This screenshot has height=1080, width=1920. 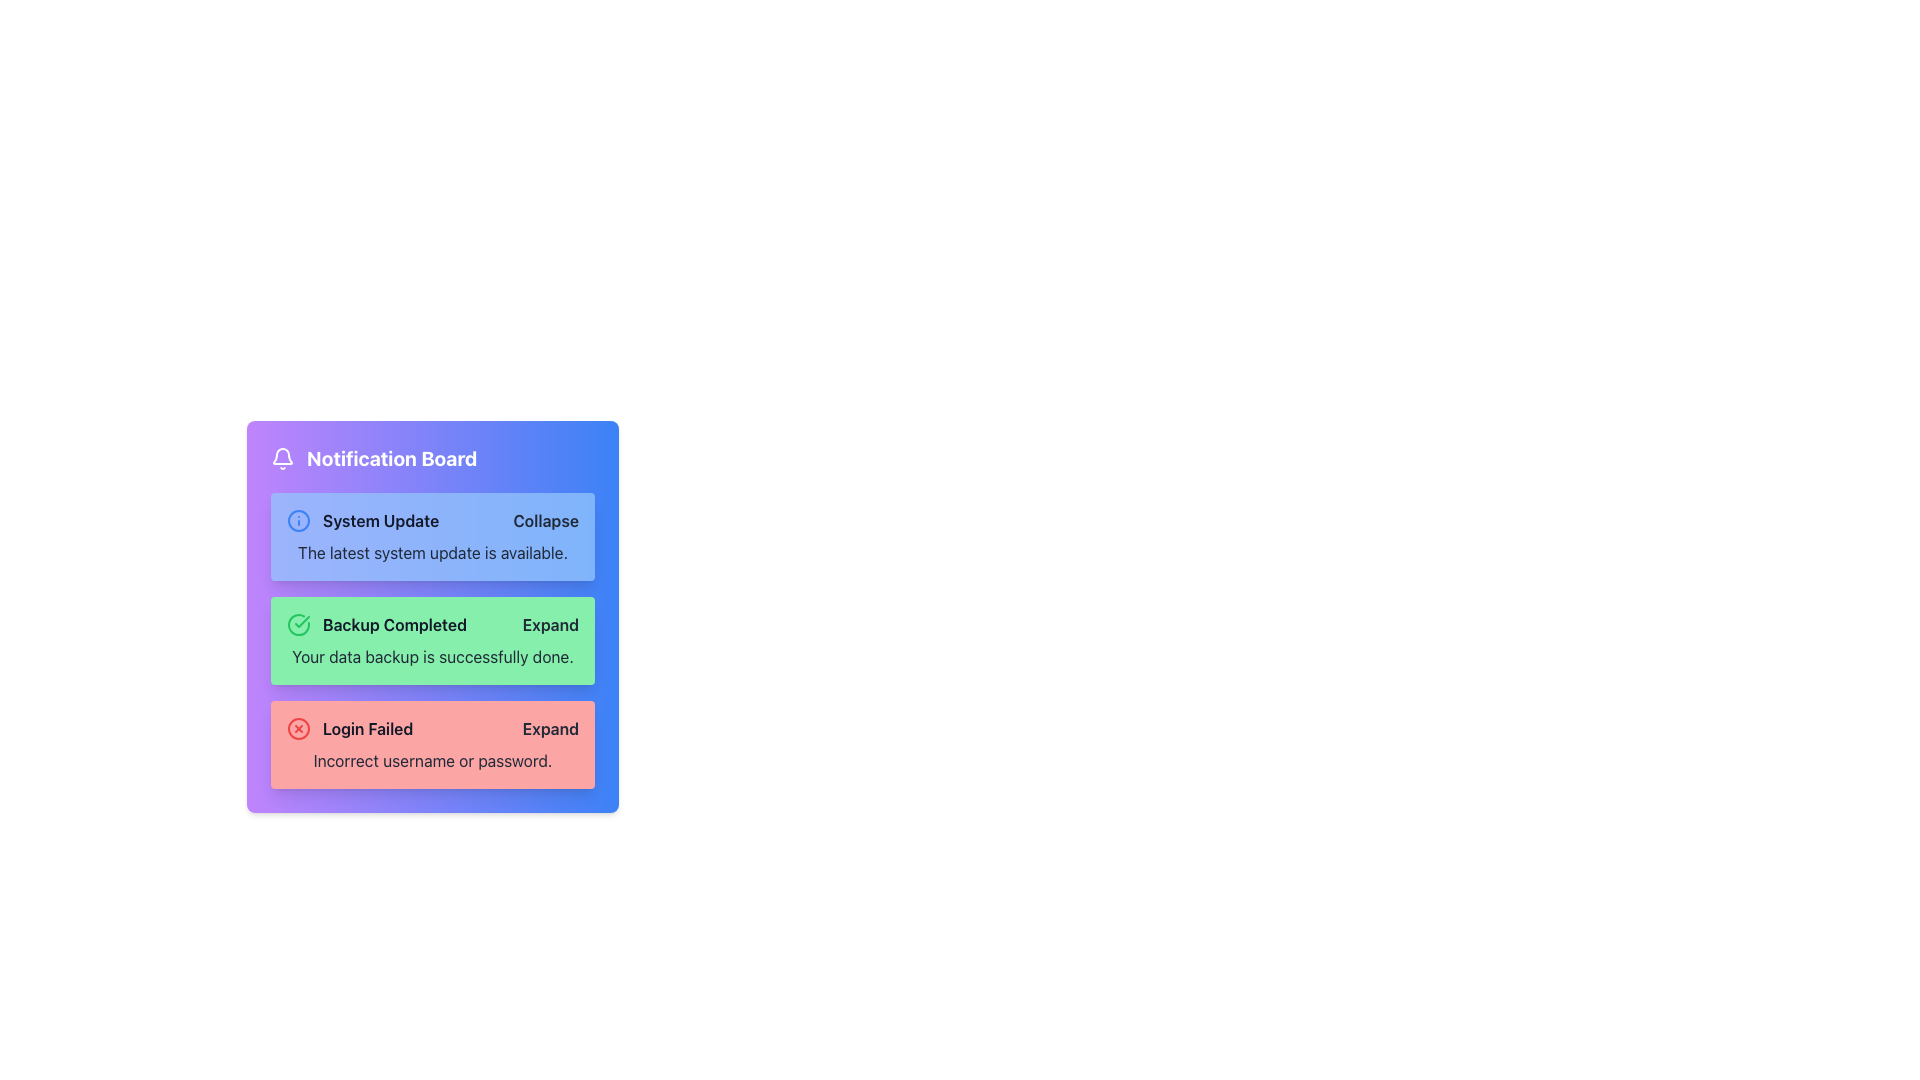 I want to click on the SVG Bell Icon, which serves as a visual identifier for the Notification Board section, located immediately to the left of the 'Notification Board' text label, so click(x=282, y=459).